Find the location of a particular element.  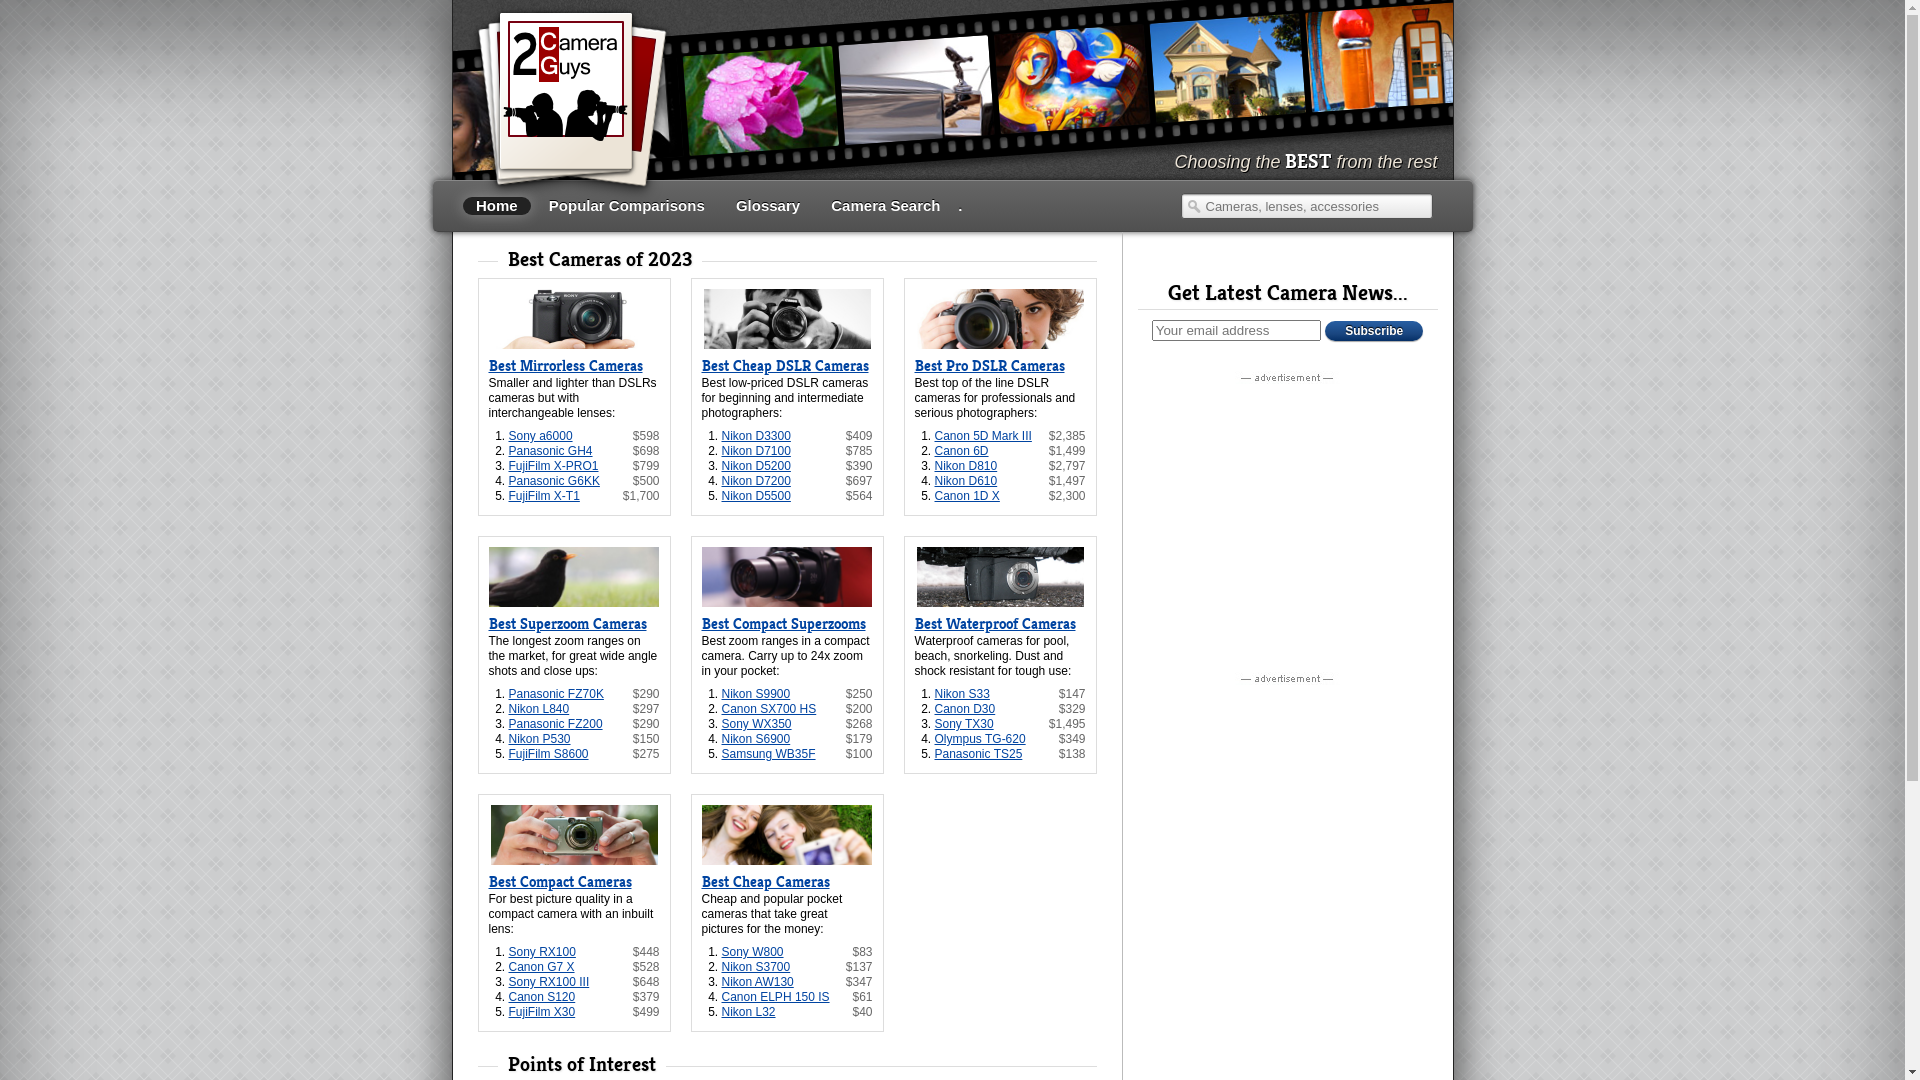

'Nikon D7100' is located at coordinates (755, 451).